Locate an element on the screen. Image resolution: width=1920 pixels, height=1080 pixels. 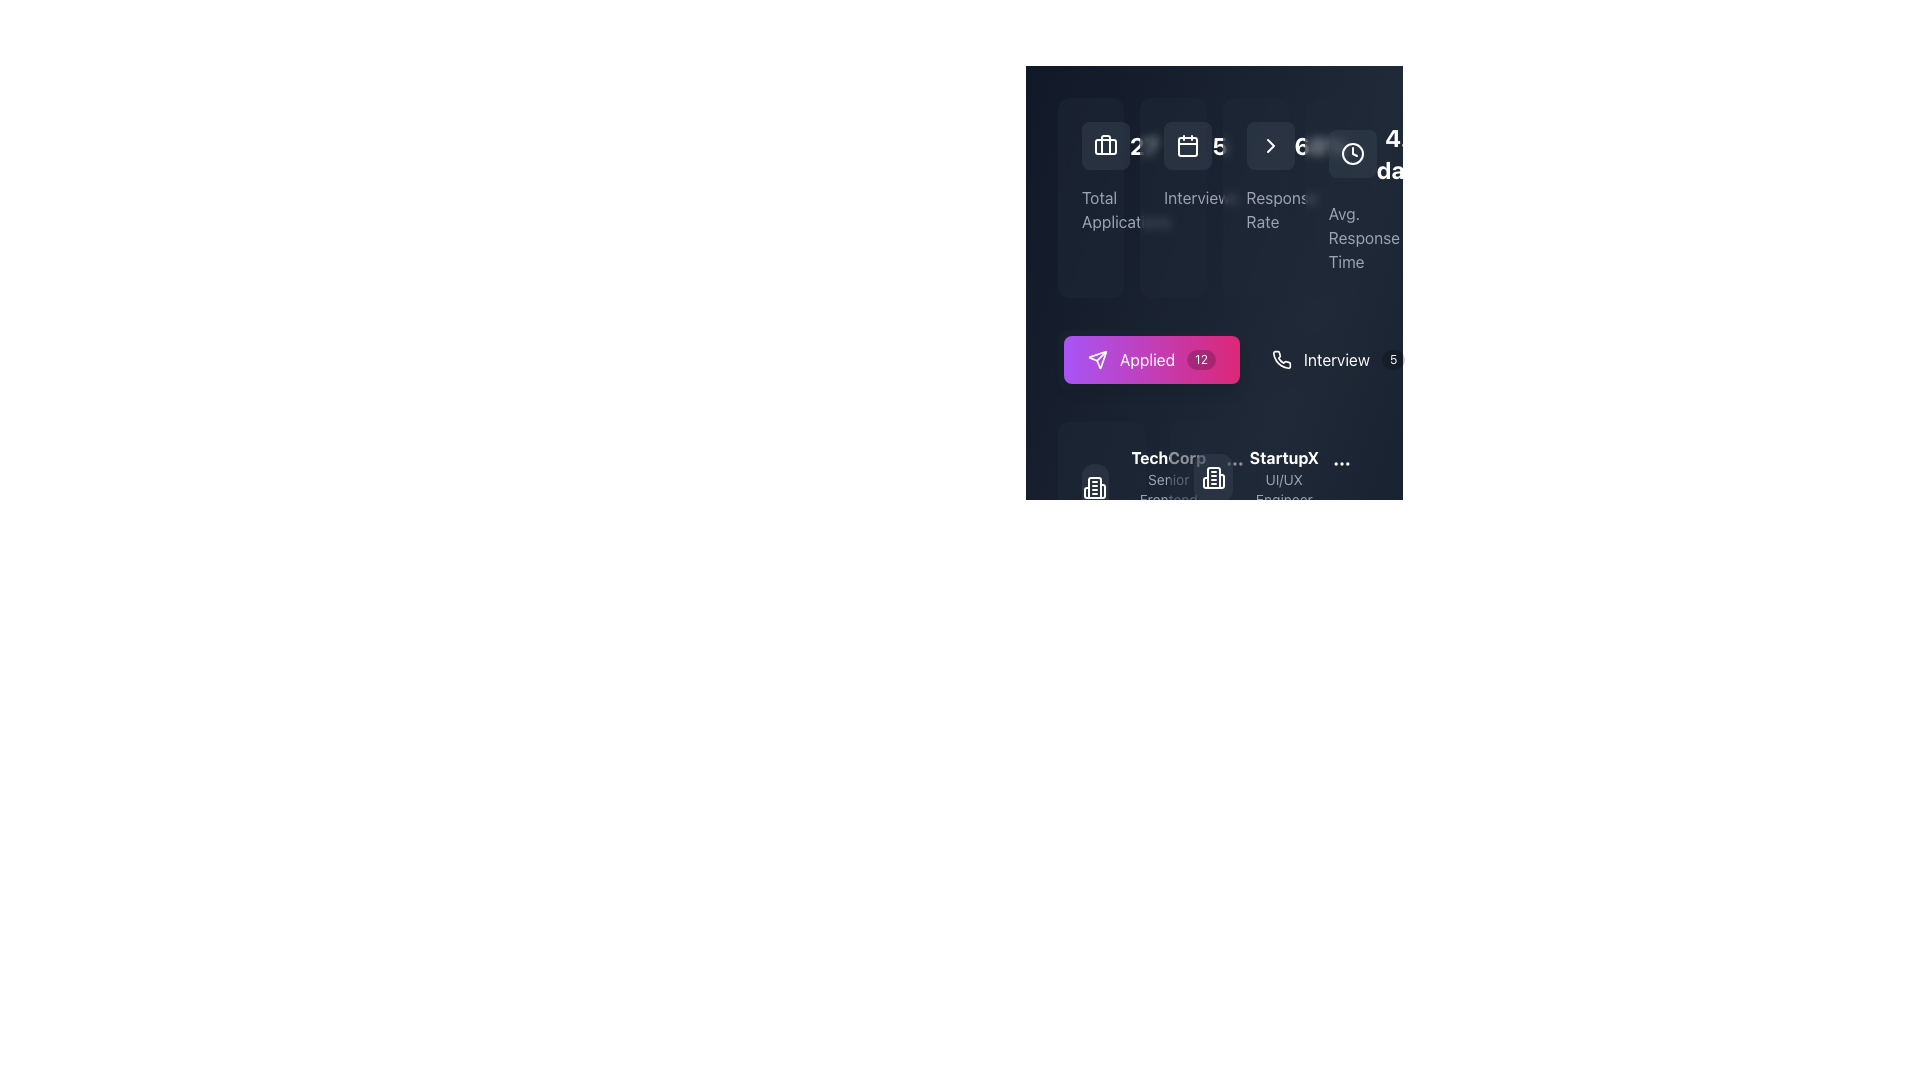
the 'Applied' button with a paper plane icon and a badge showing '12' is located at coordinates (1152, 358).